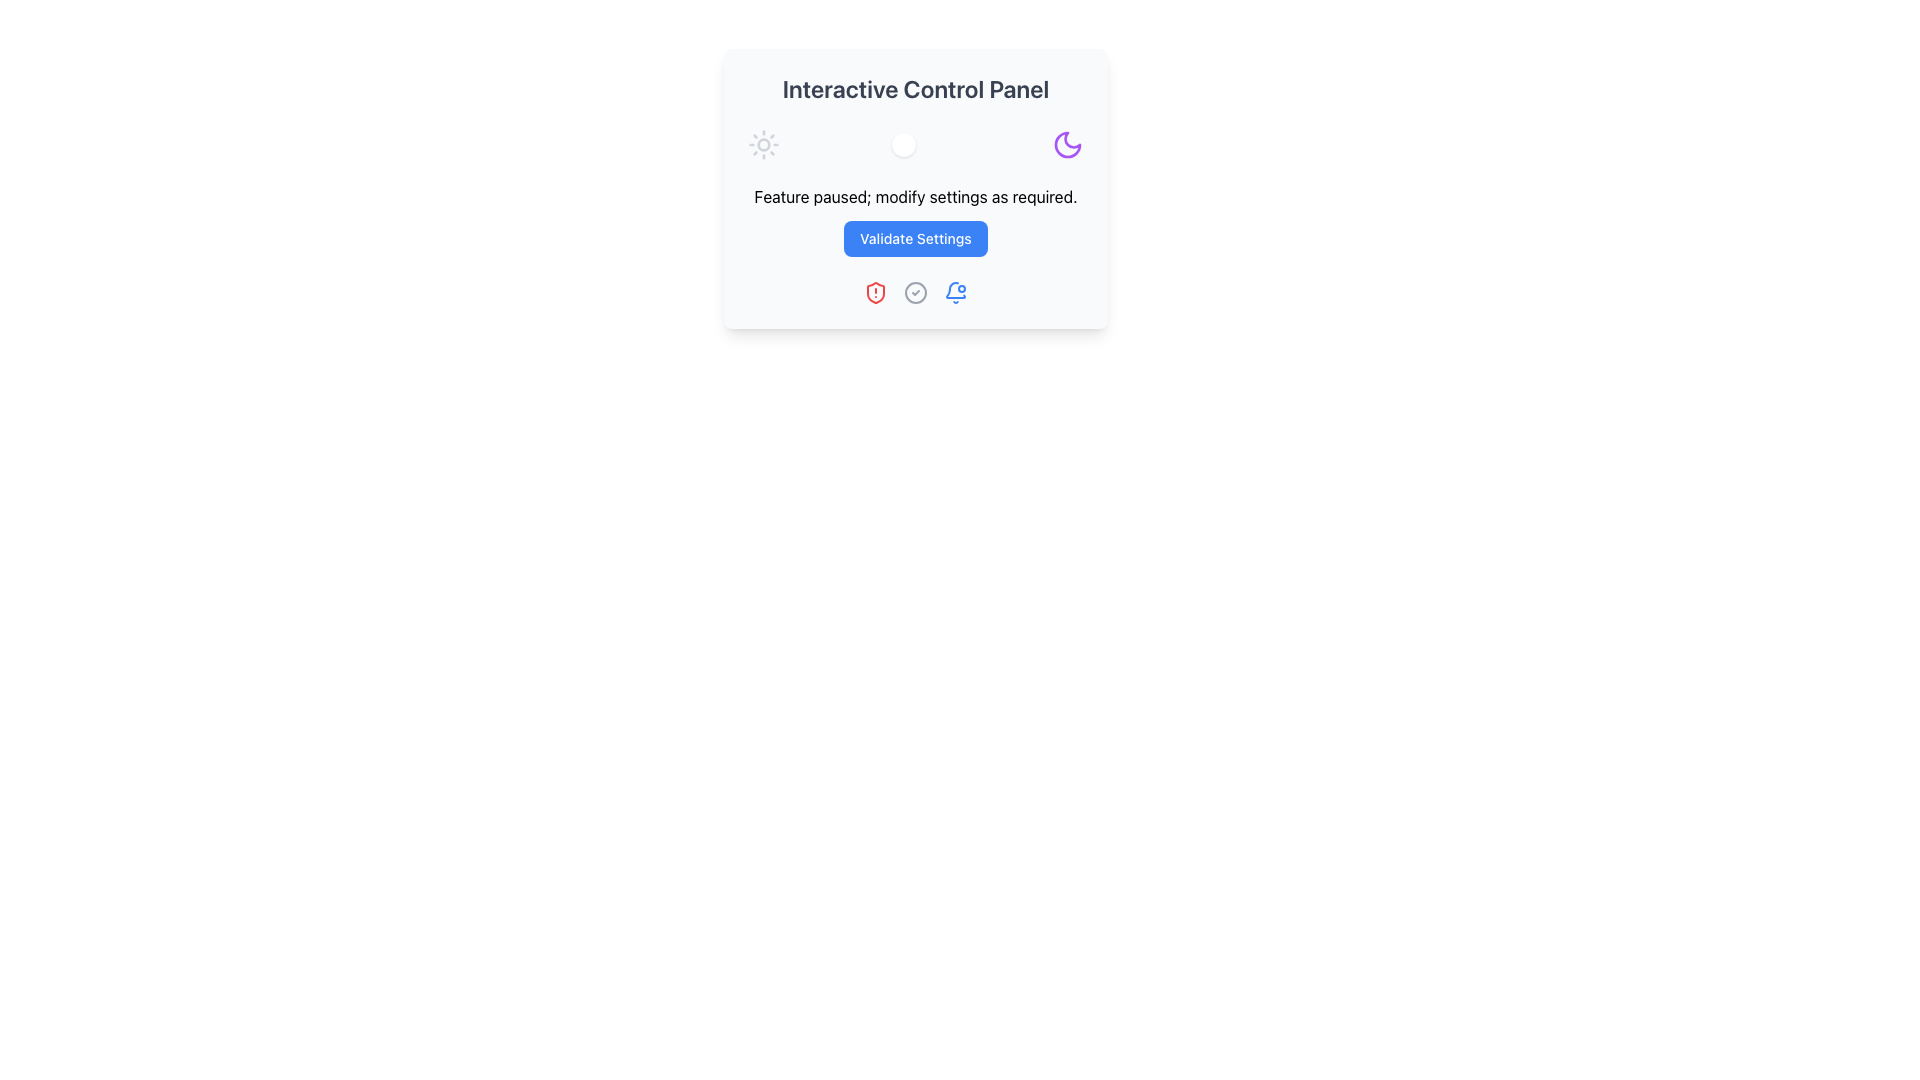 Image resolution: width=1920 pixels, height=1080 pixels. I want to click on the second icon from the left in the 'Interactive Control Panel', which signifies approval or confirmation, if its functionality is enabled, so click(915, 293).